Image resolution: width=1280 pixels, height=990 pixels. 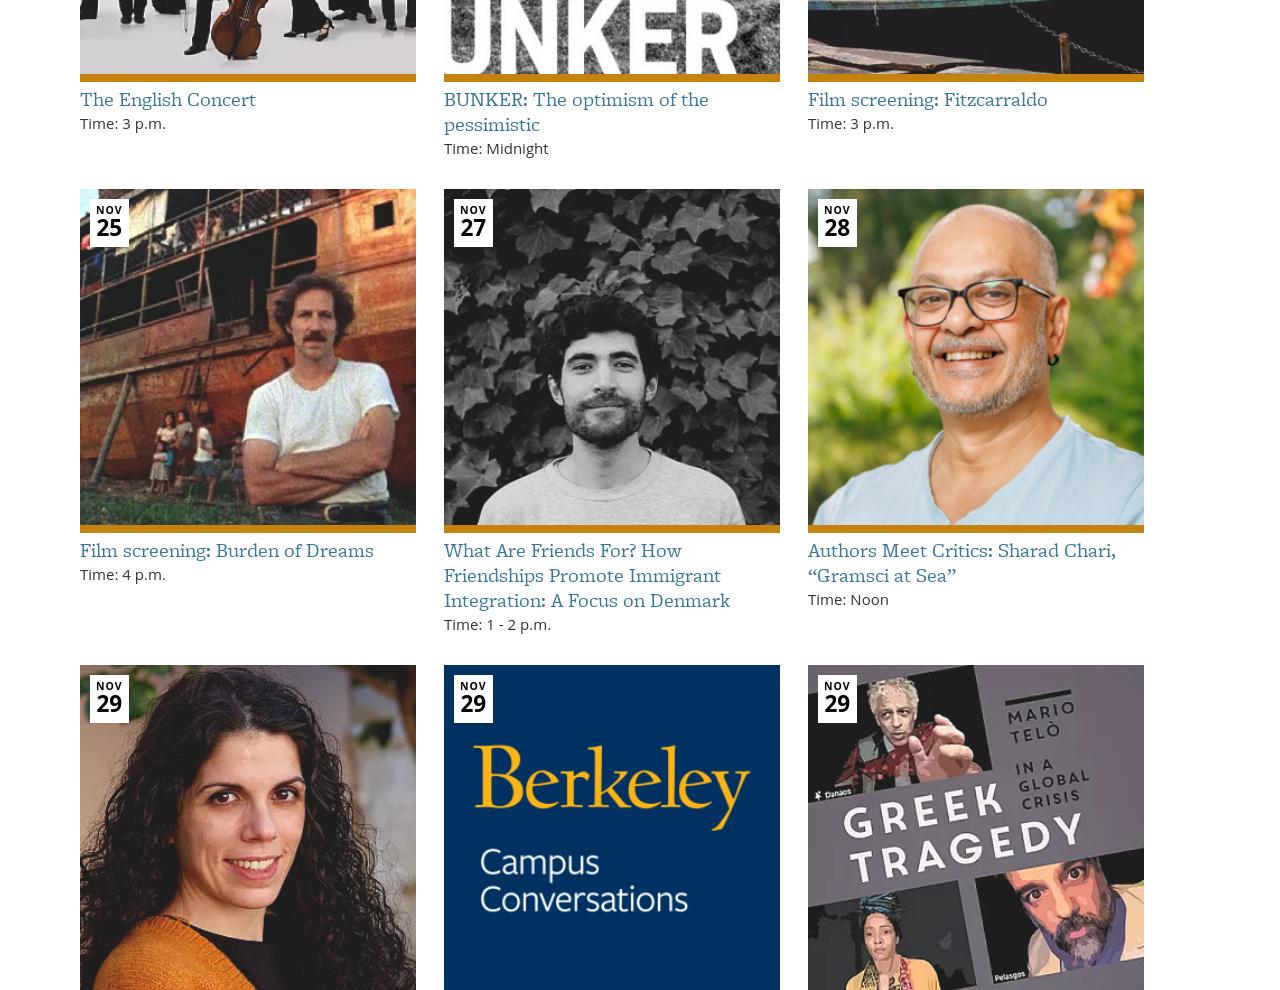 What do you see at coordinates (121, 573) in the screenshot?
I see `'Time: 4 p.m.'` at bounding box center [121, 573].